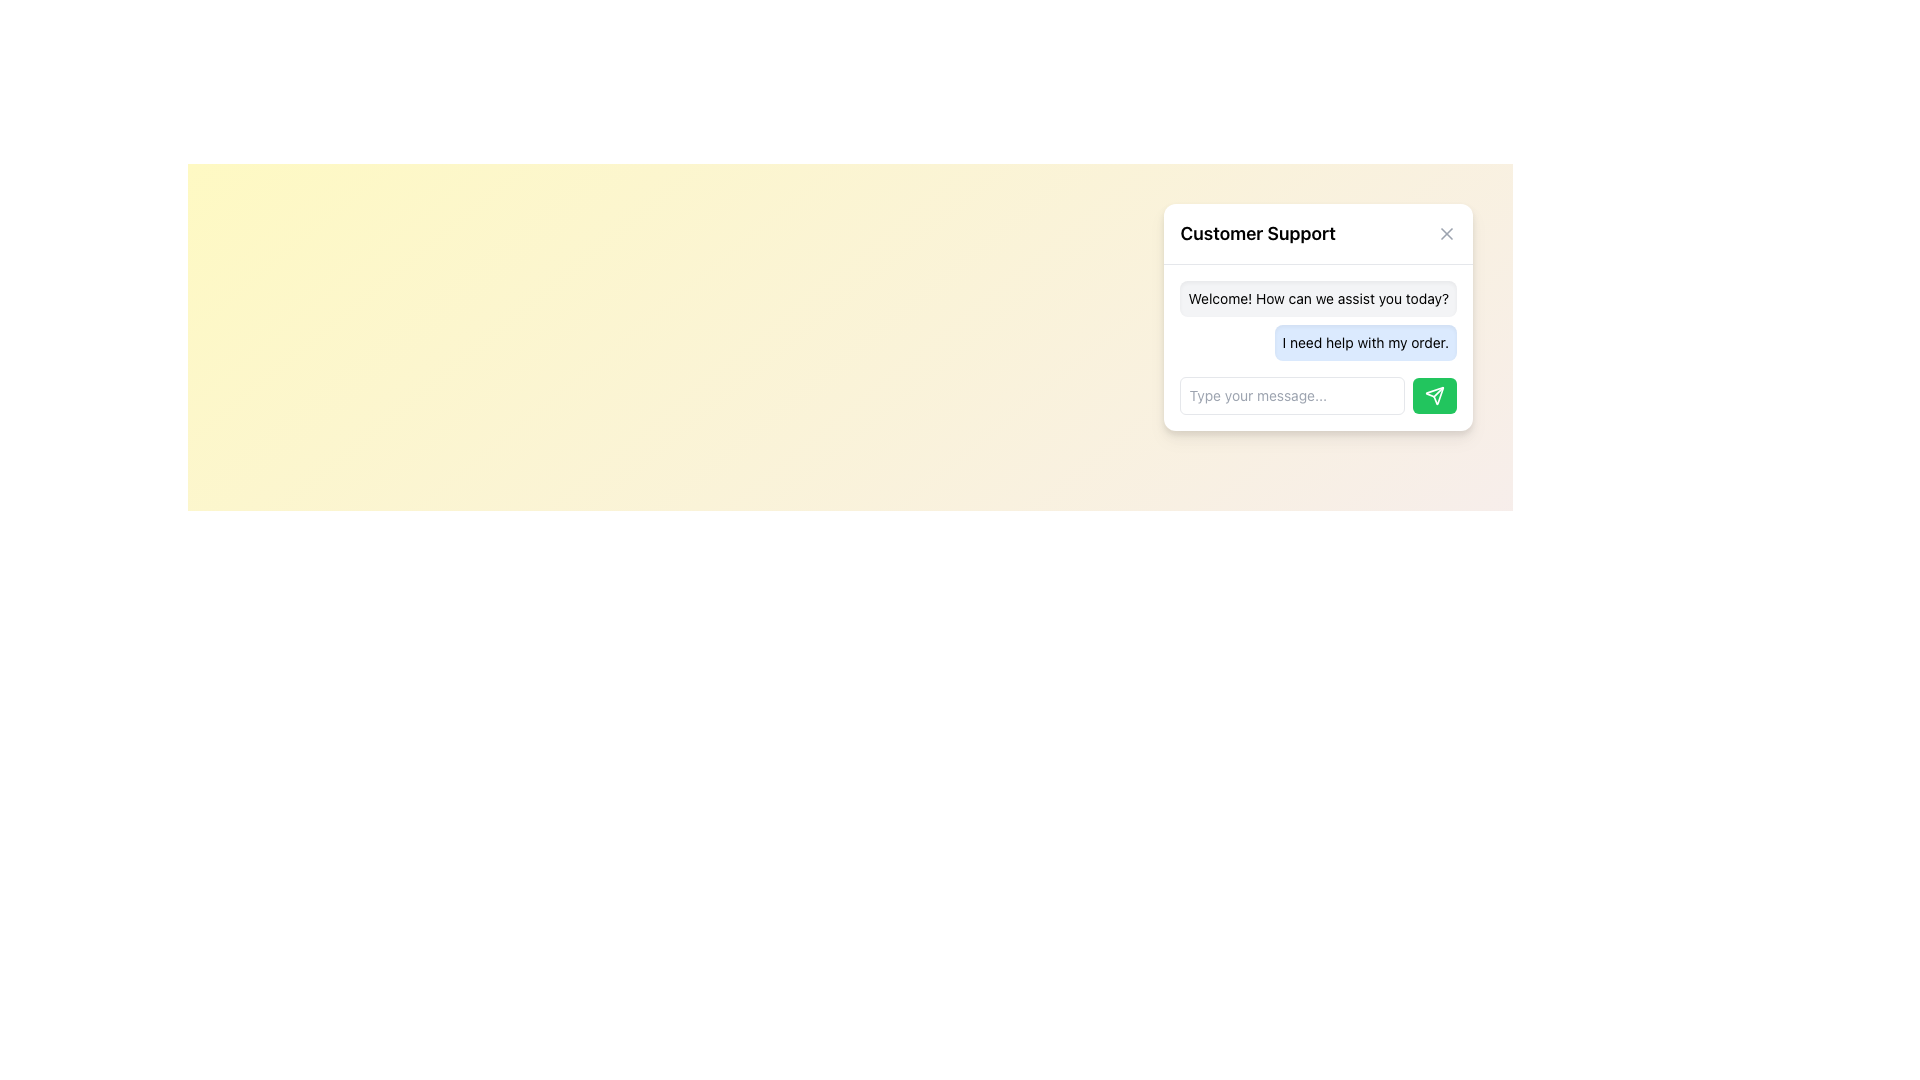 The image size is (1920, 1080). I want to click on the 'Customer Support' header bar at the top of the modal dialog box, which is styled in bold and large font, so click(1318, 233).